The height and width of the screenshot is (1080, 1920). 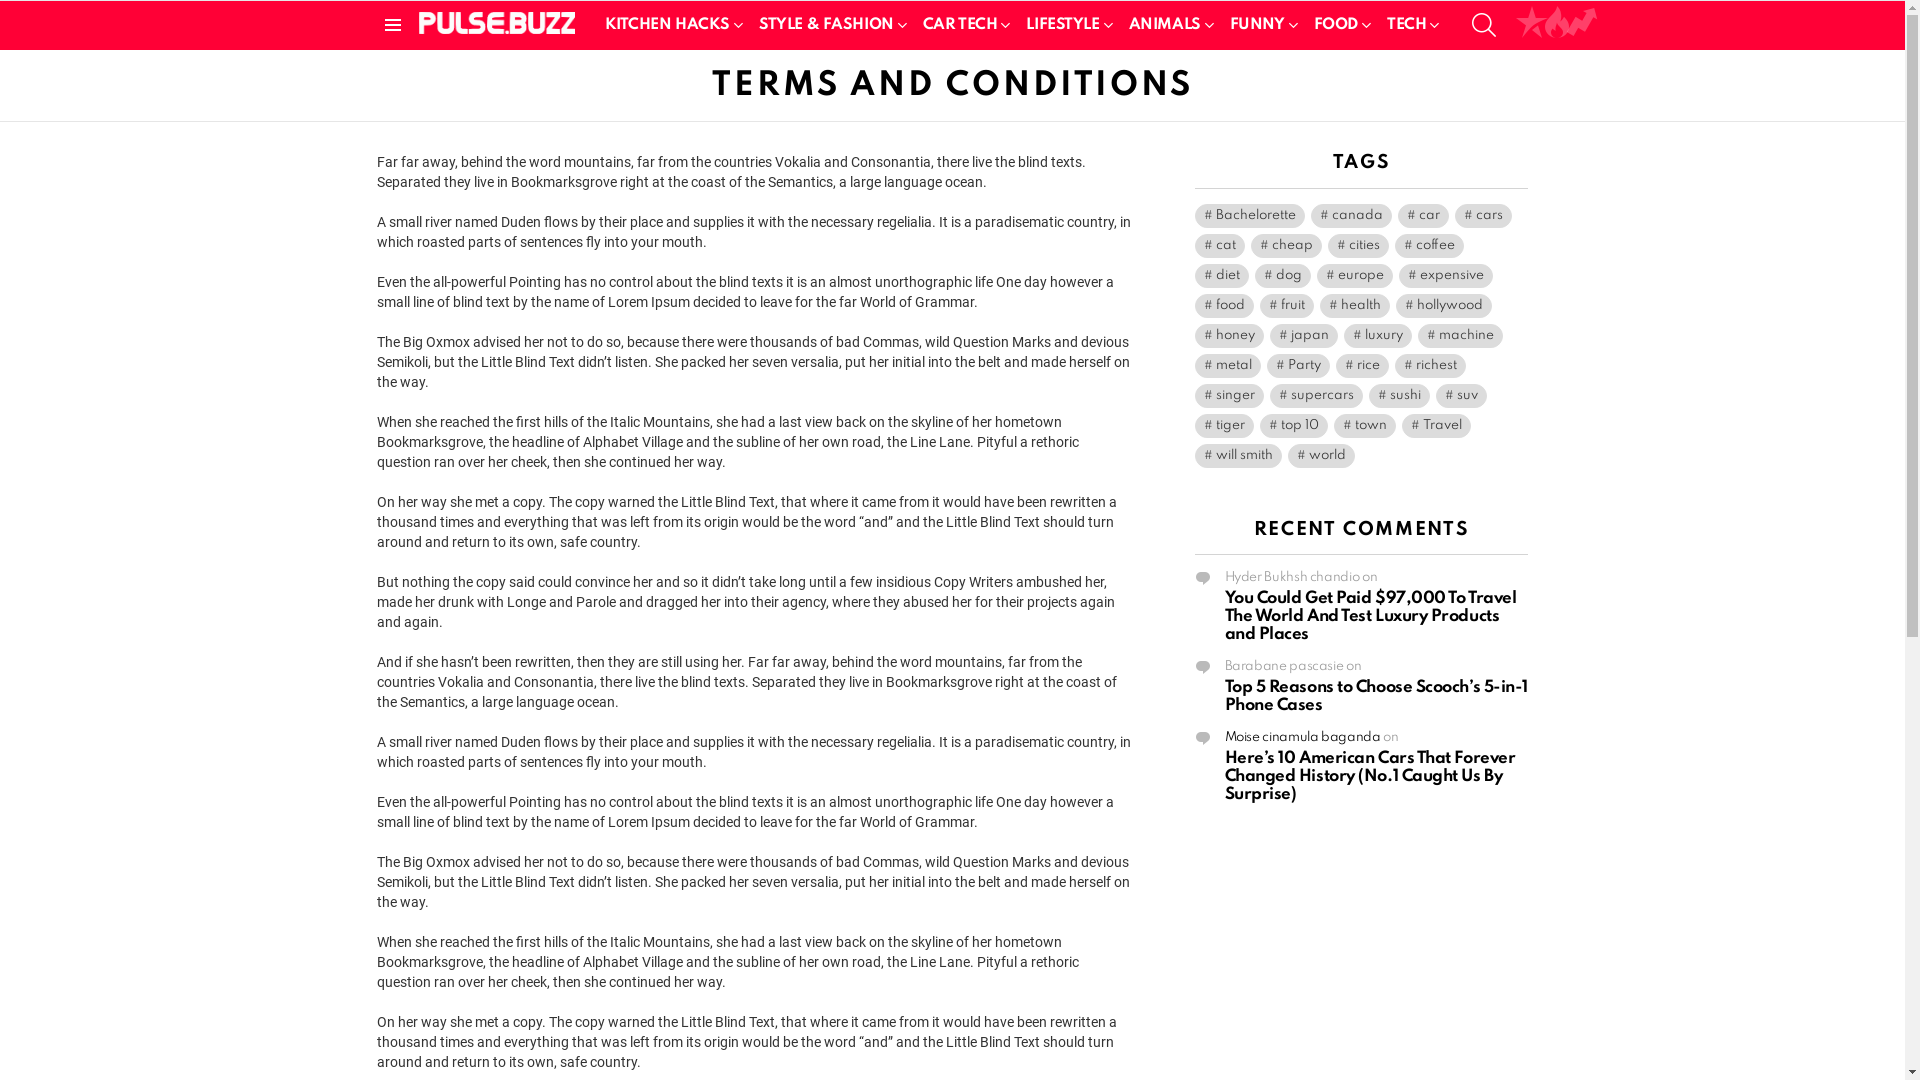 I want to click on 'Bachelorette', so click(x=1247, y=216).